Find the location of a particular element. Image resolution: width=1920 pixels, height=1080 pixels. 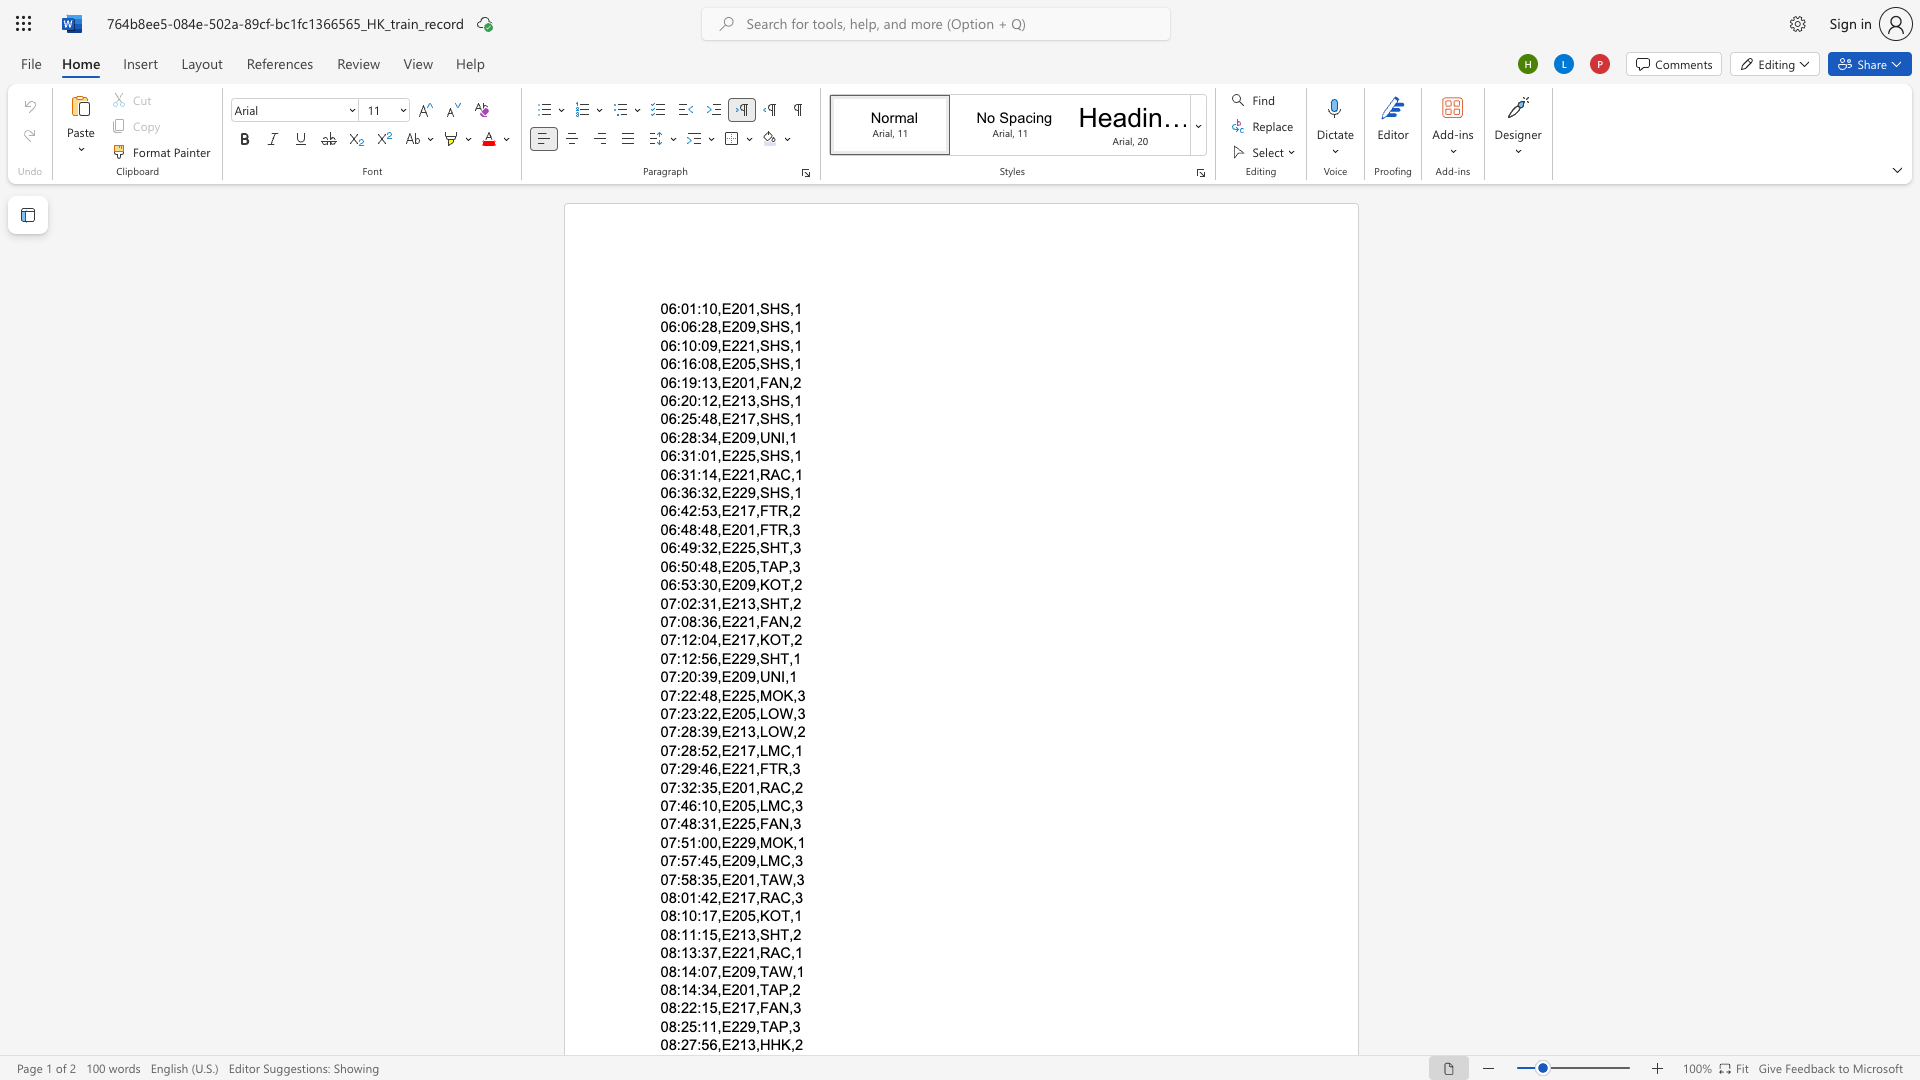

the subset text ":39,E213" within the text "07:28:39,E213,LOW,2" is located at coordinates (697, 732).